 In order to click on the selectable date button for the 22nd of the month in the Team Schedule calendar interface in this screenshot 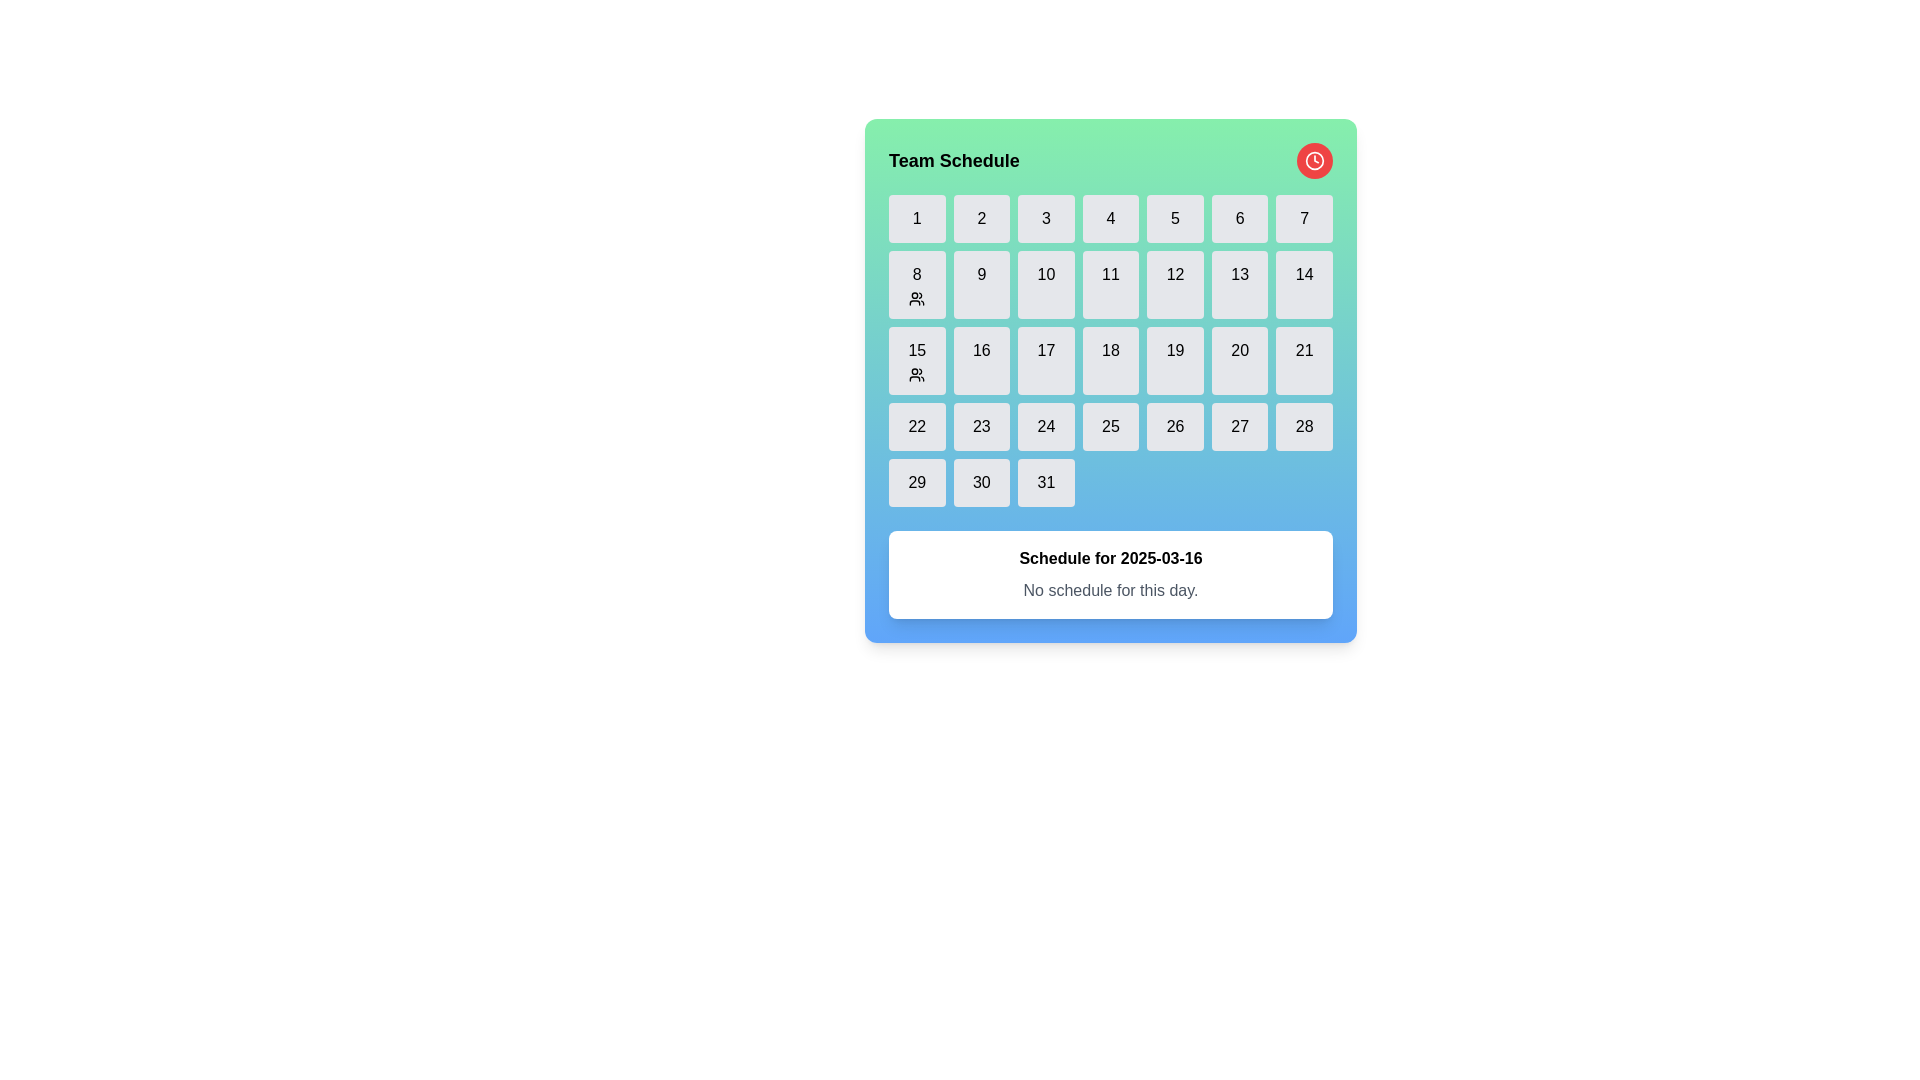, I will do `click(916, 426)`.